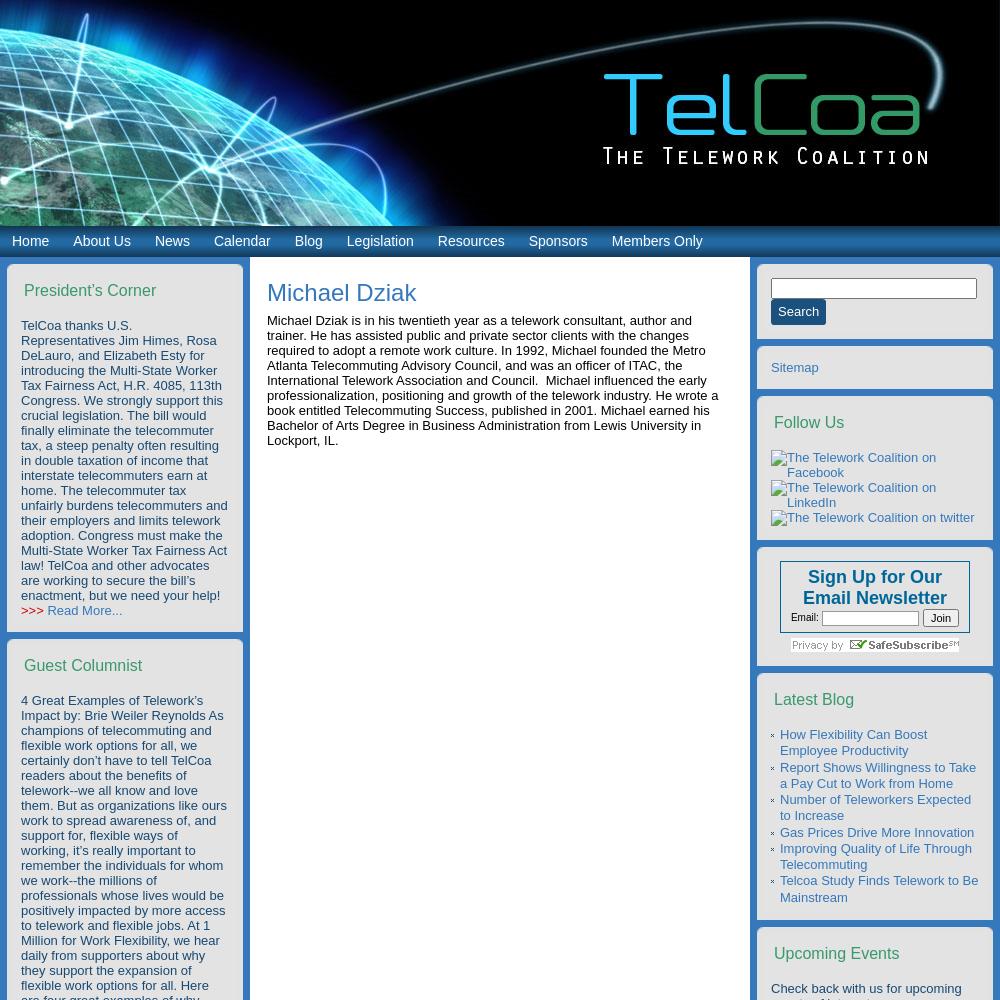  Describe the element at coordinates (509, 290) in the screenshot. I see `'Pandemics/Public Health'` at that location.